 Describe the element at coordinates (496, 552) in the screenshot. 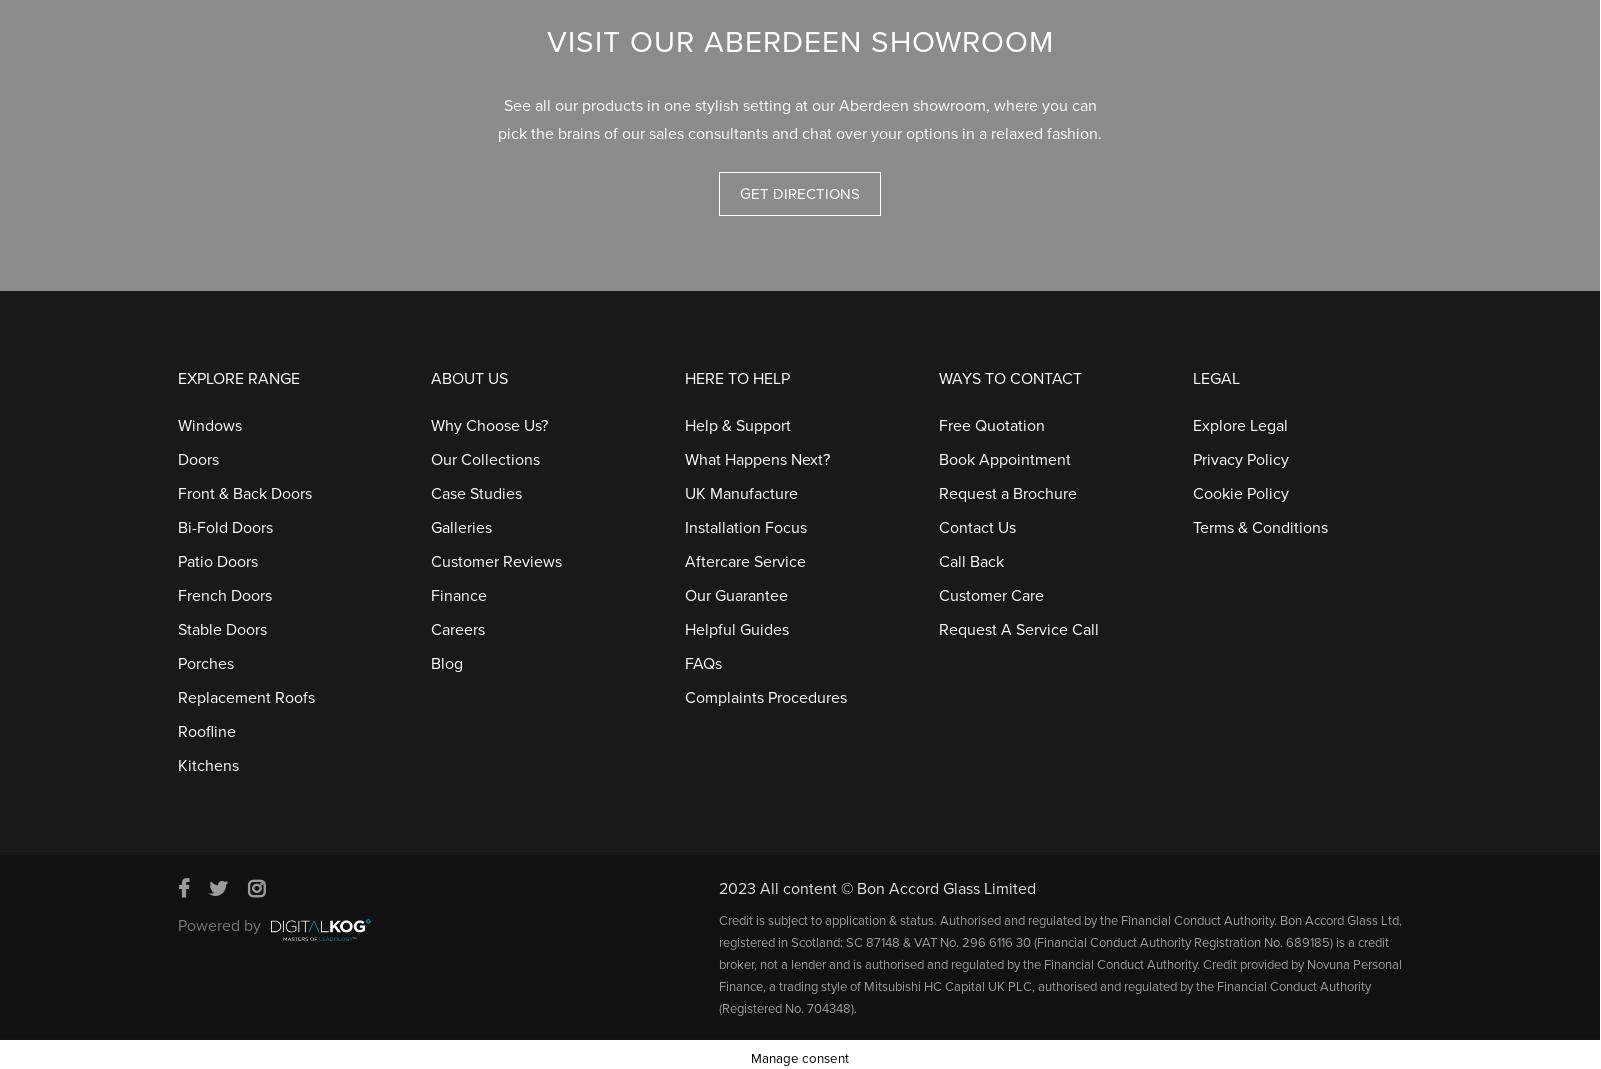

I see `'Customer Reviews'` at that location.